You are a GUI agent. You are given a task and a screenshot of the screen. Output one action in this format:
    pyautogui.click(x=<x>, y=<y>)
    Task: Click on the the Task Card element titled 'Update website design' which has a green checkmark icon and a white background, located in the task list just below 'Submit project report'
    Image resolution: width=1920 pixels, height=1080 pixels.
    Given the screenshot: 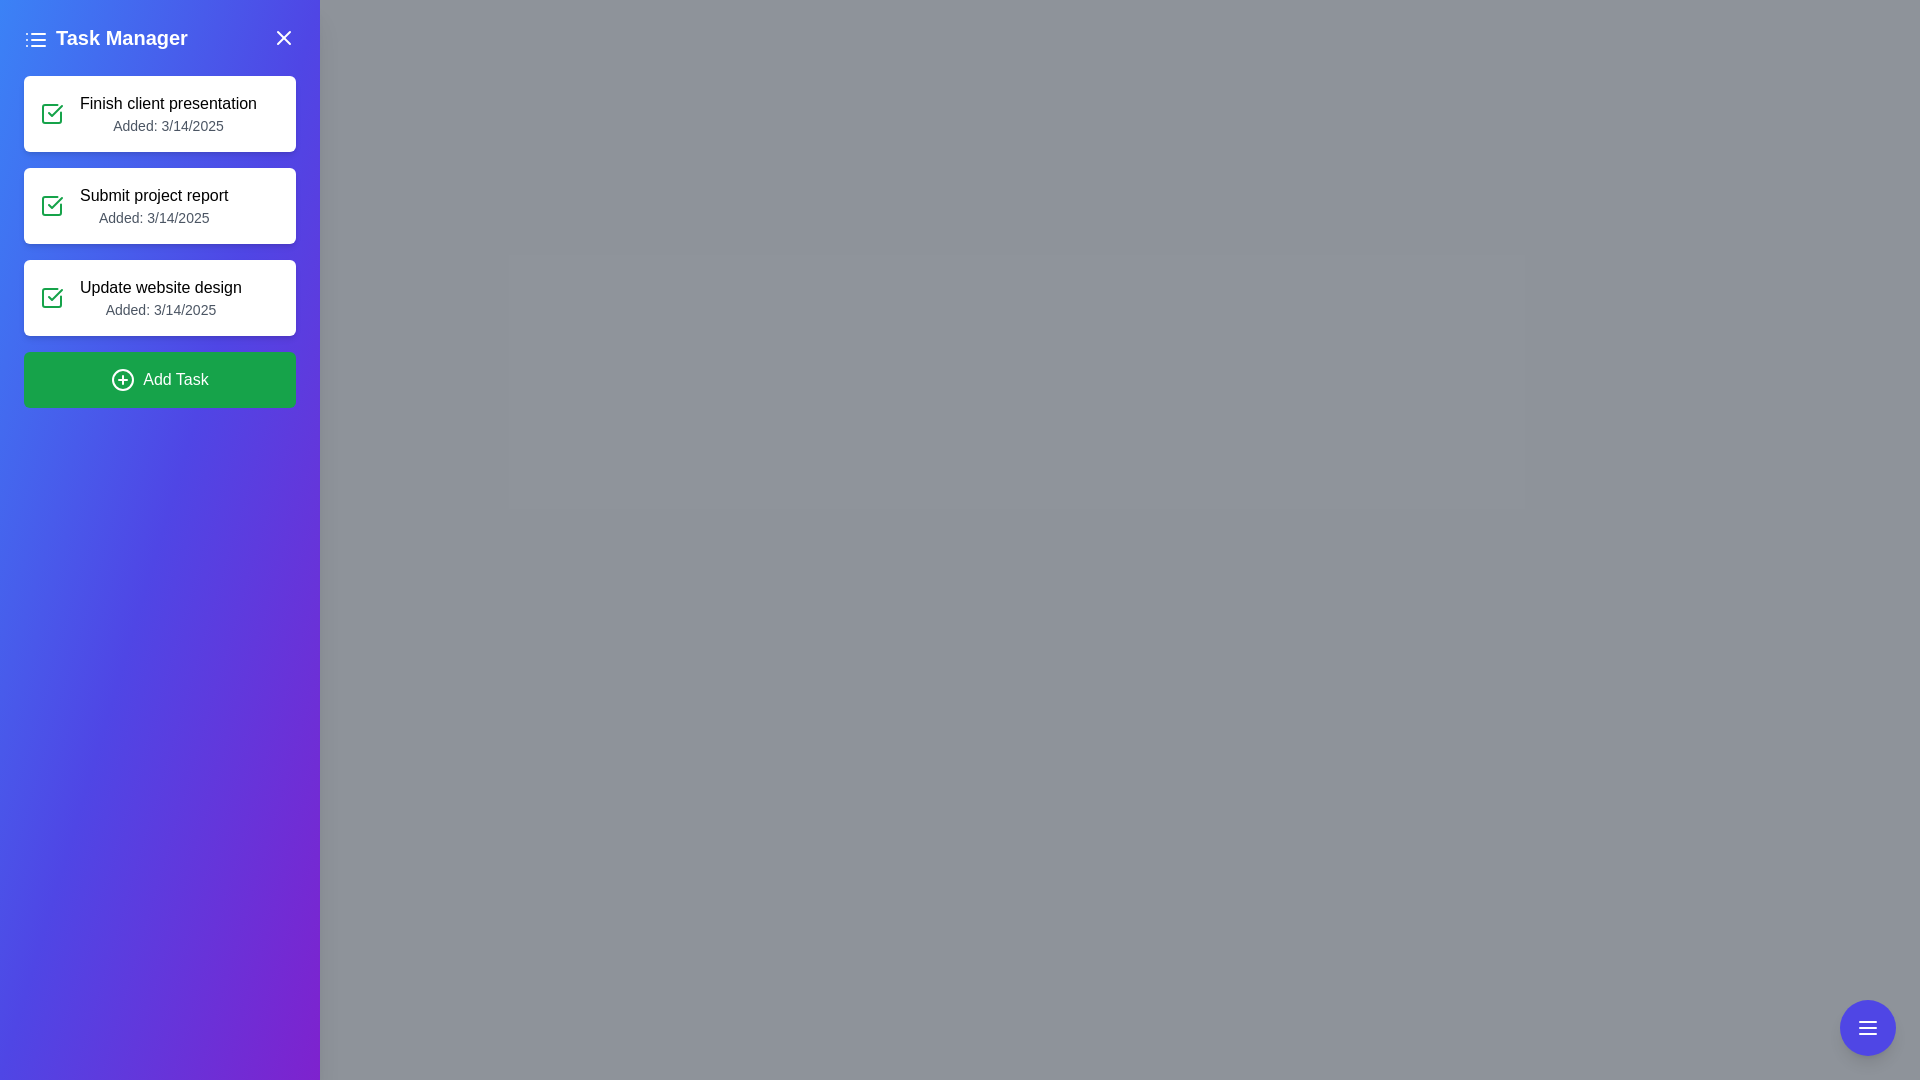 What is the action you would take?
    pyautogui.click(x=158, y=297)
    